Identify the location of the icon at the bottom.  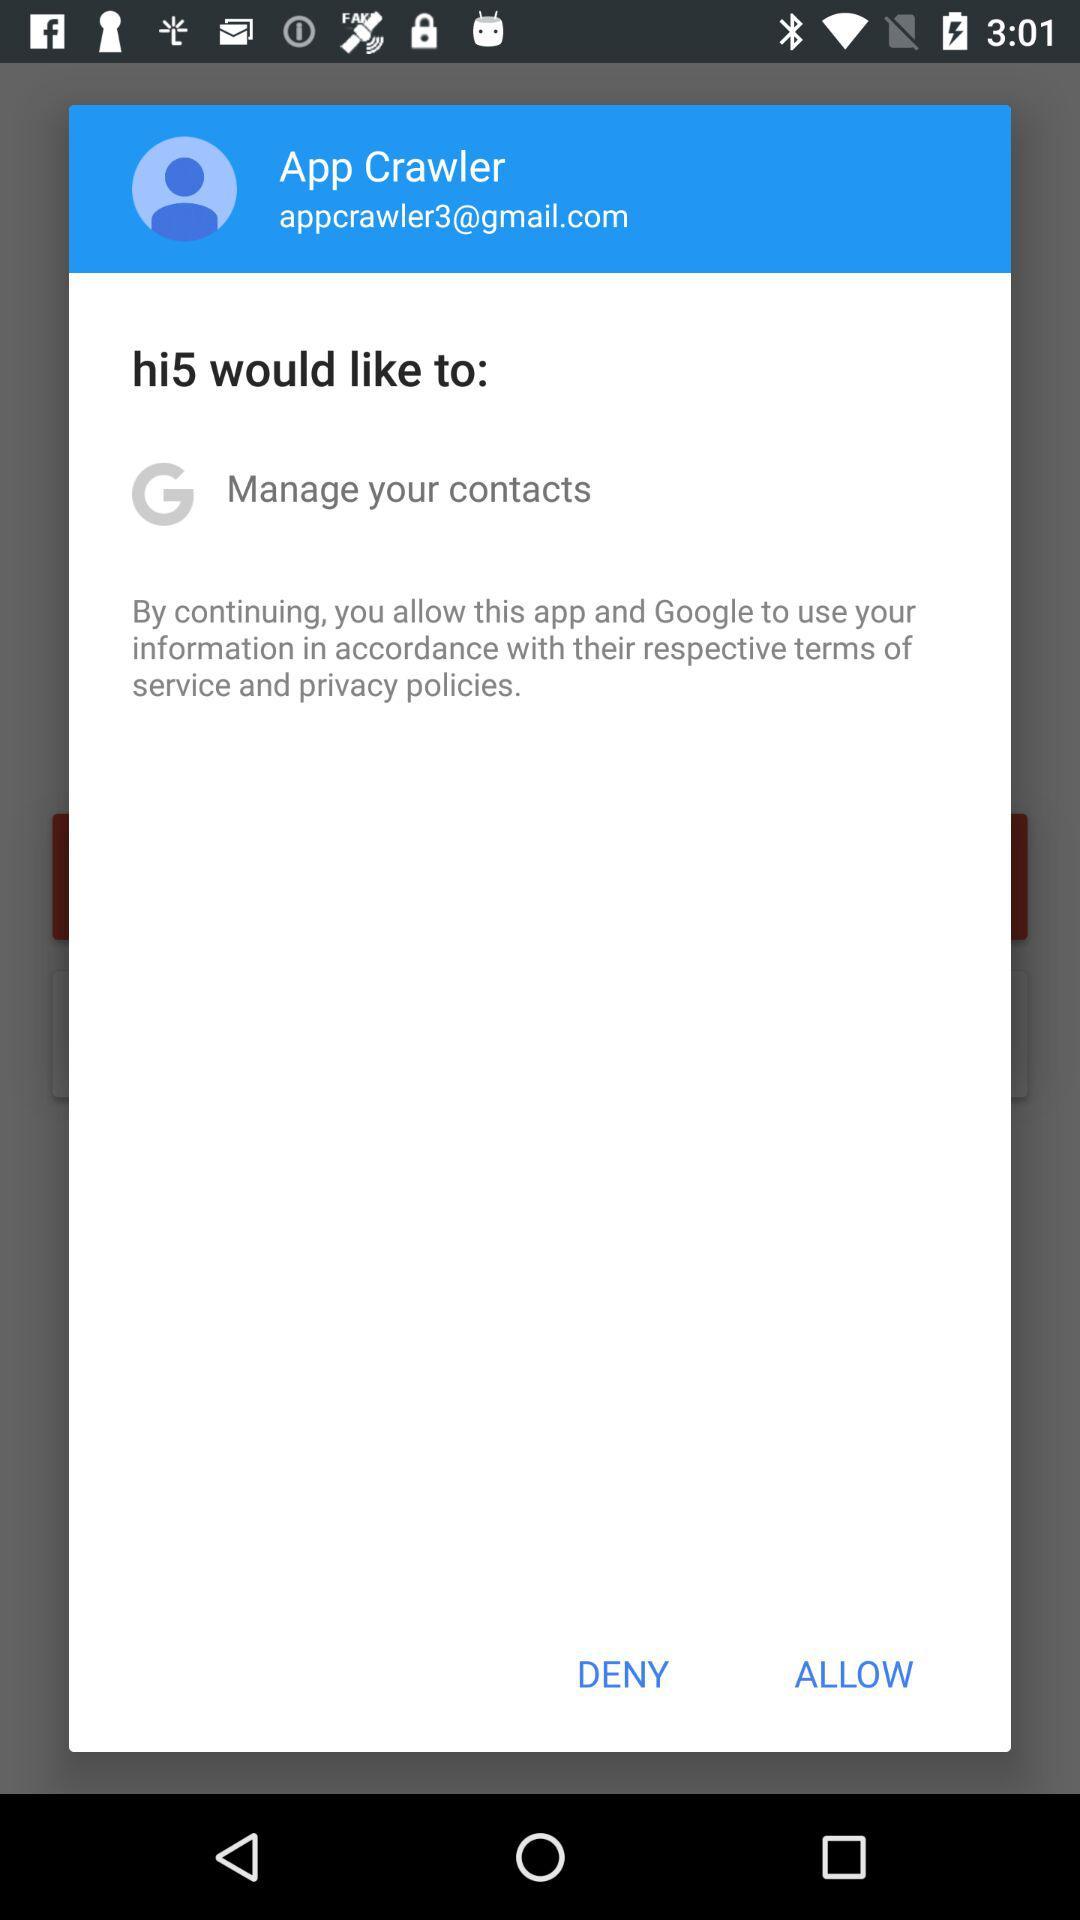
(621, 1673).